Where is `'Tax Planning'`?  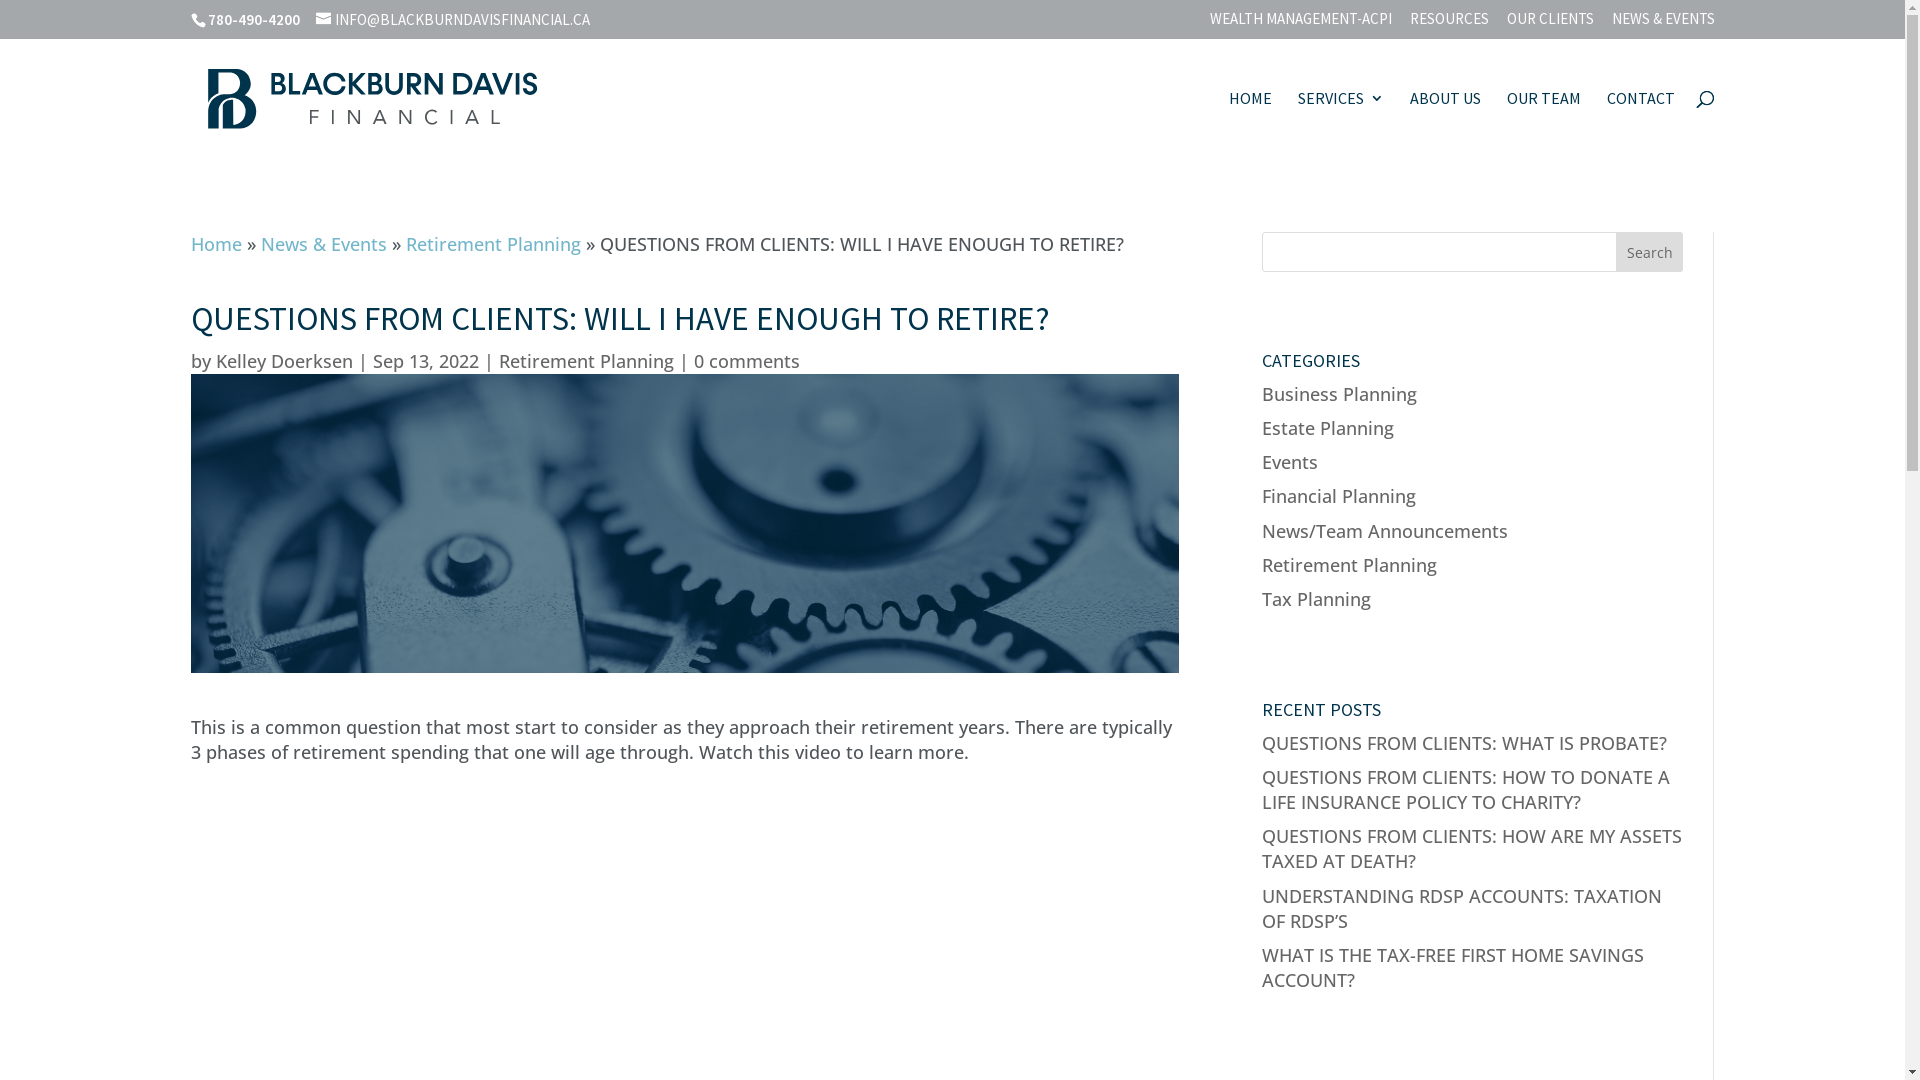
'Tax Planning' is located at coordinates (1261, 597).